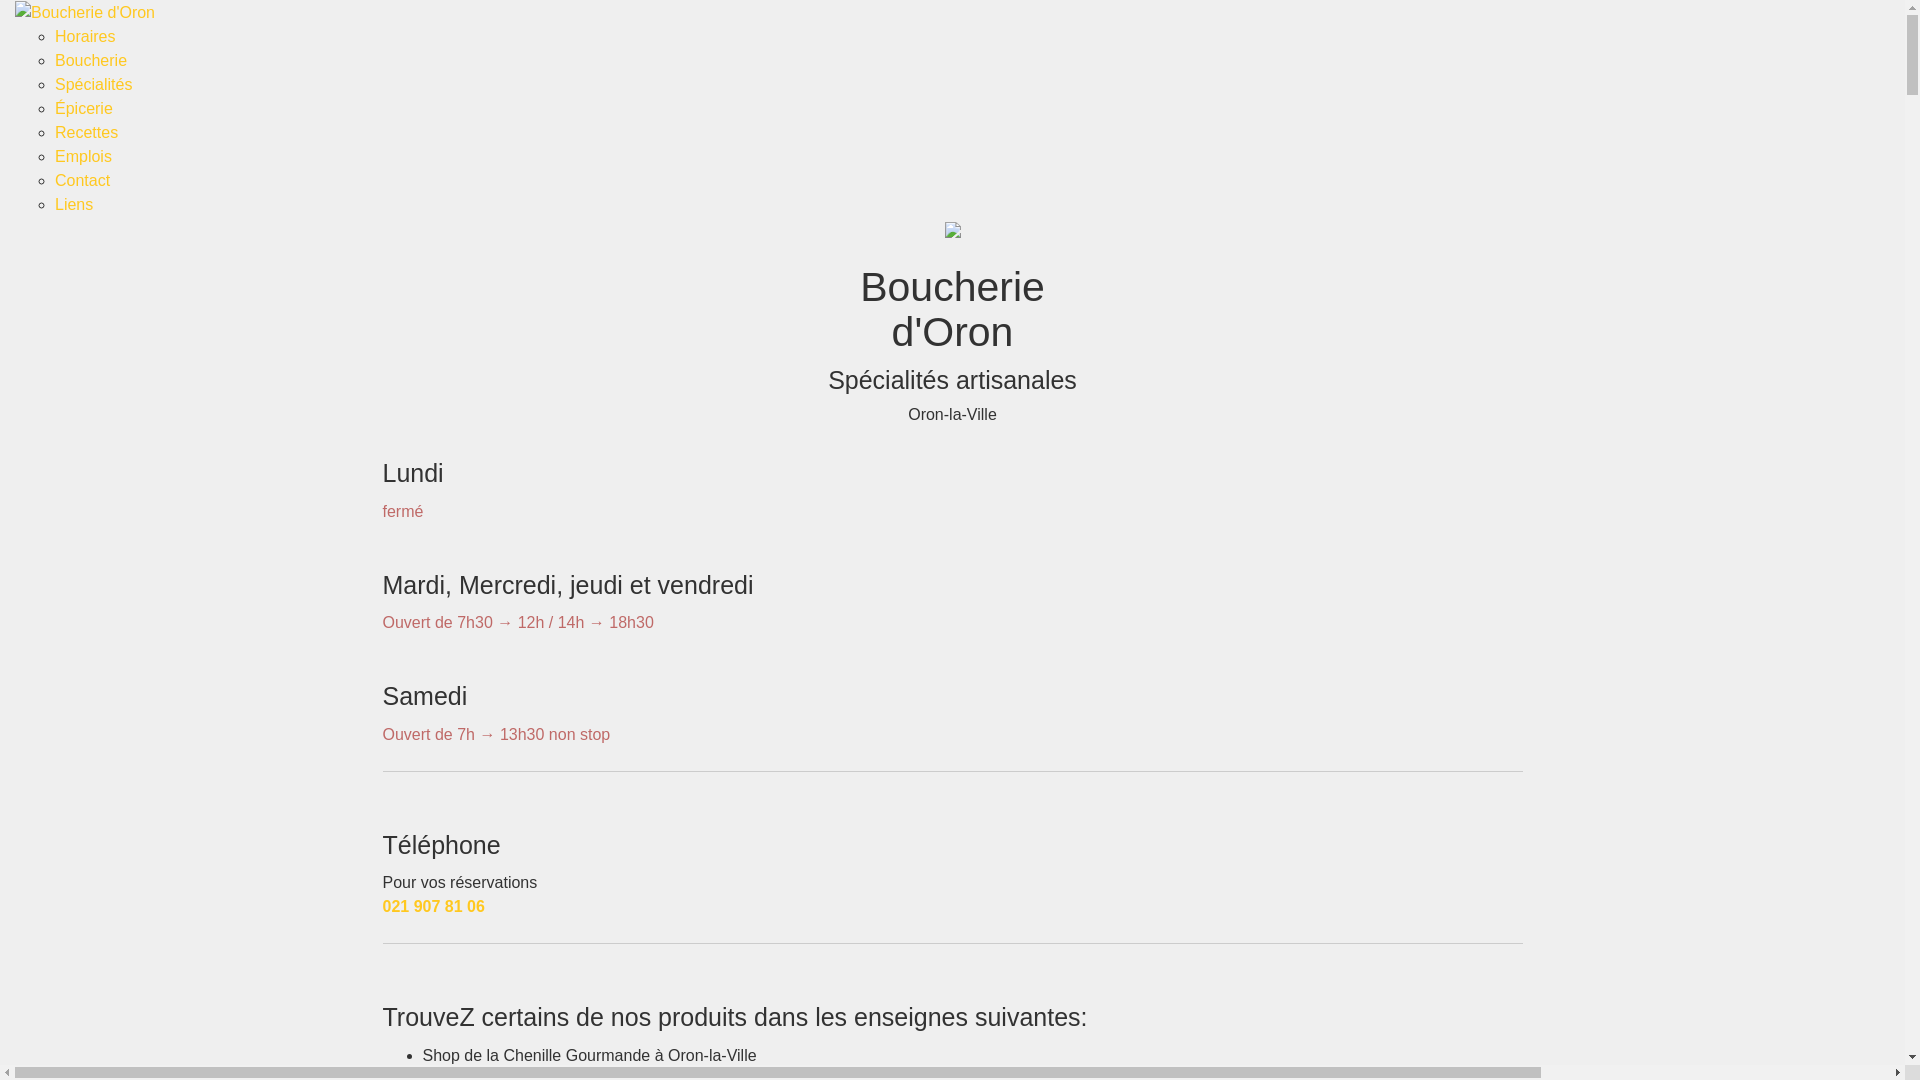 The image size is (1920, 1080). What do you see at coordinates (82, 155) in the screenshot?
I see `'Emplois'` at bounding box center [82, 155].